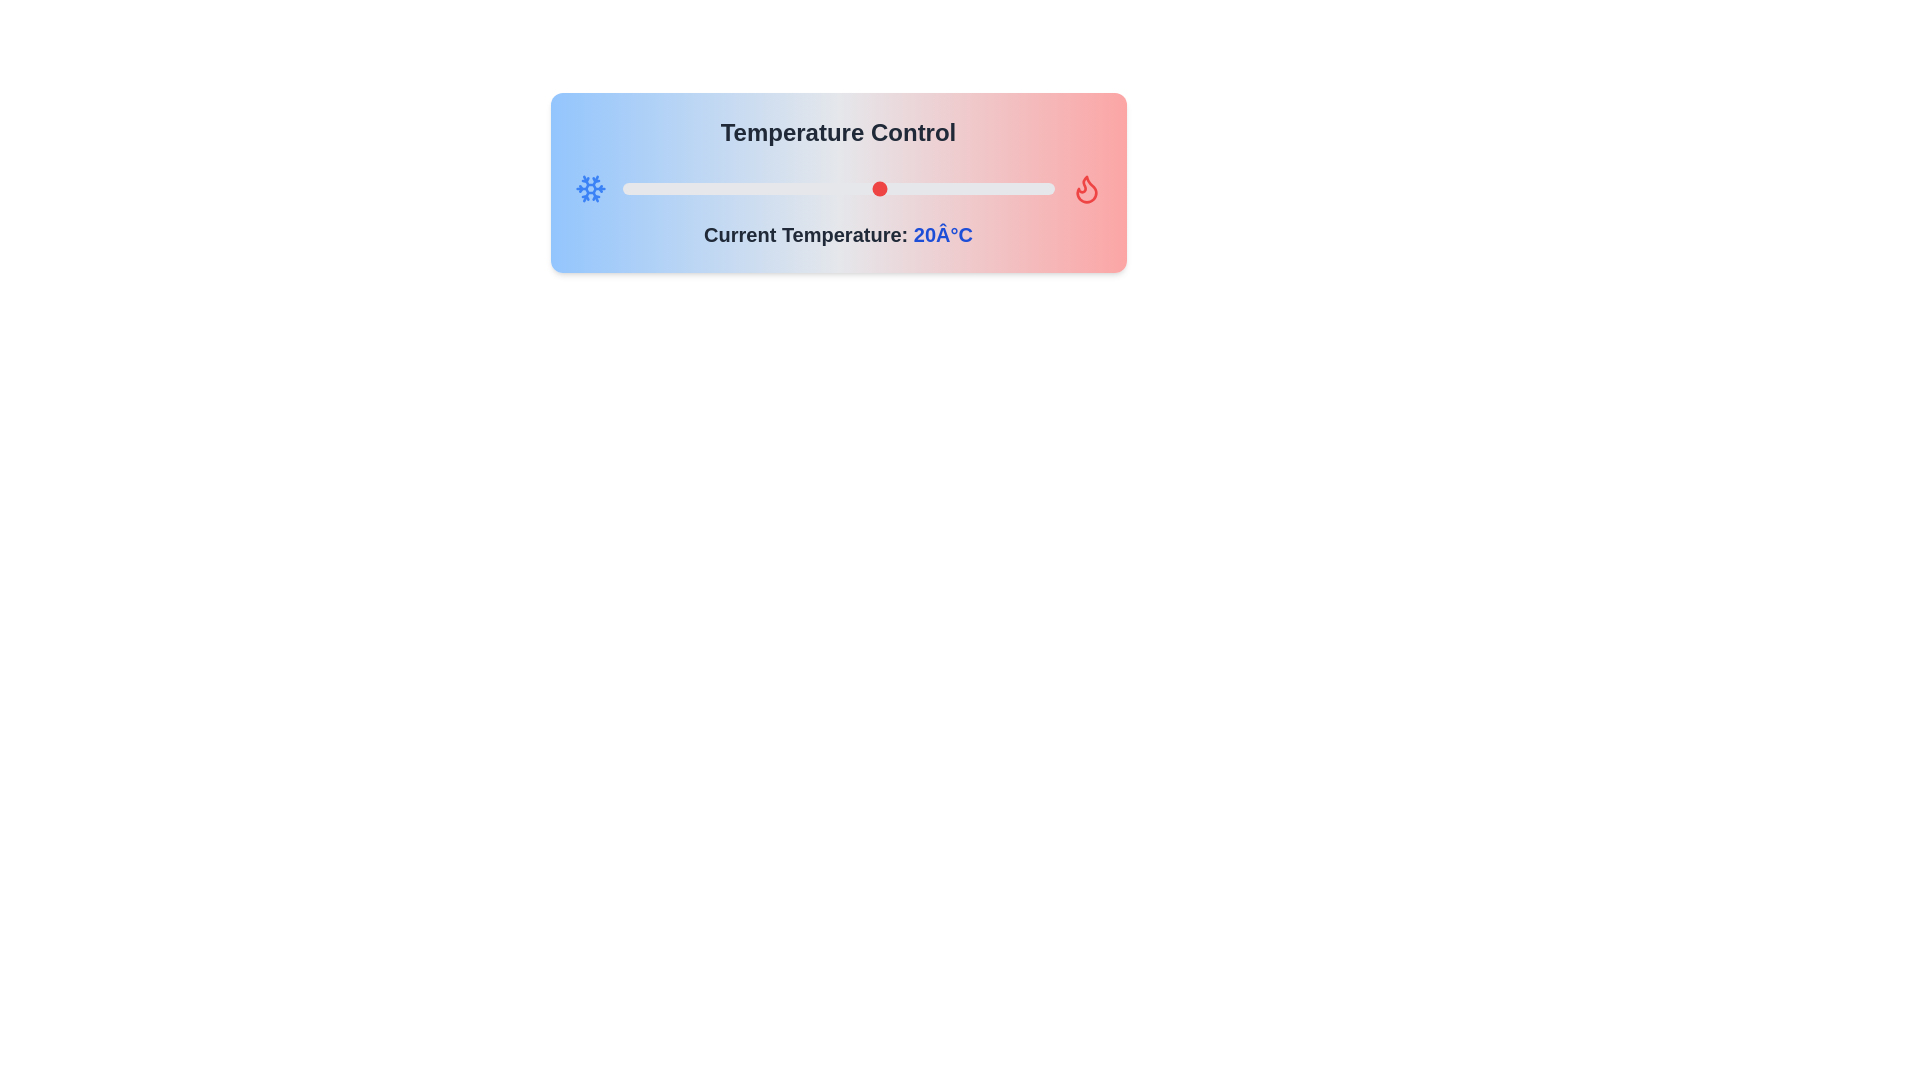 Image resolution: width=1920 pixels, height=1080 pixels. What do you see at coordinates (1002, 189) in the screenshot?
I see `the temperature slider to 34 degrees Celsius` at bounding box center [1002, 189].